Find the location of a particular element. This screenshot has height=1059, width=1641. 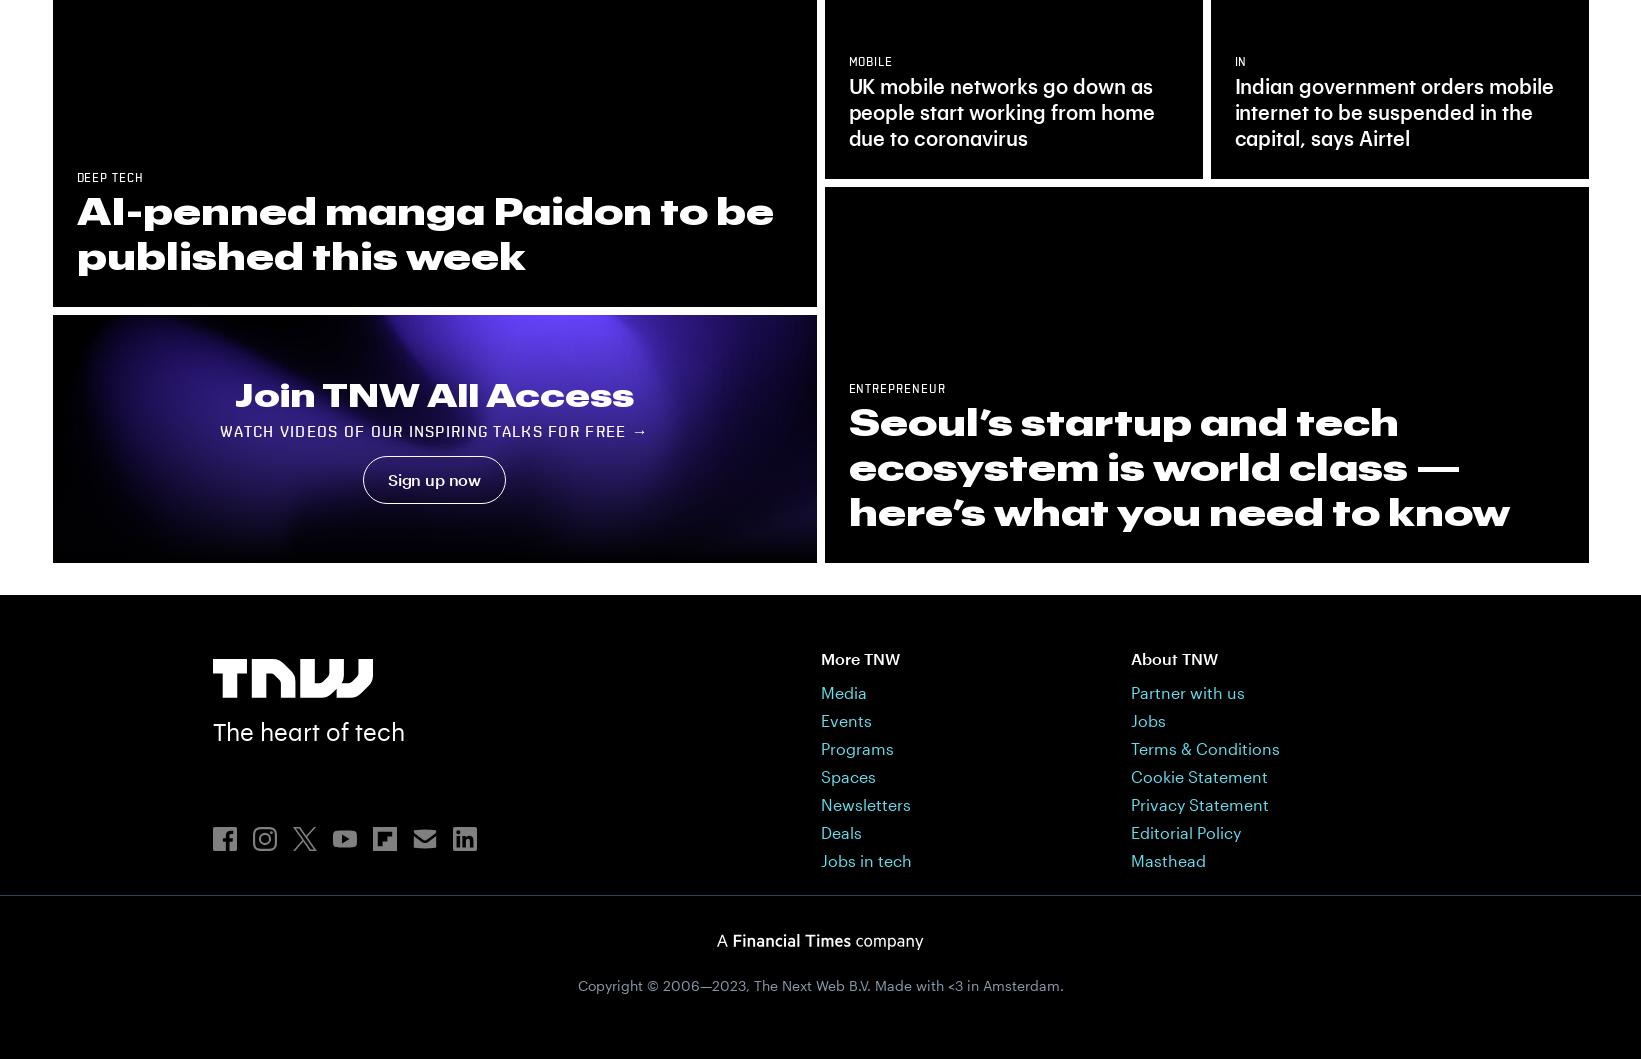

'mobile' is located at coordinates (869, 61).